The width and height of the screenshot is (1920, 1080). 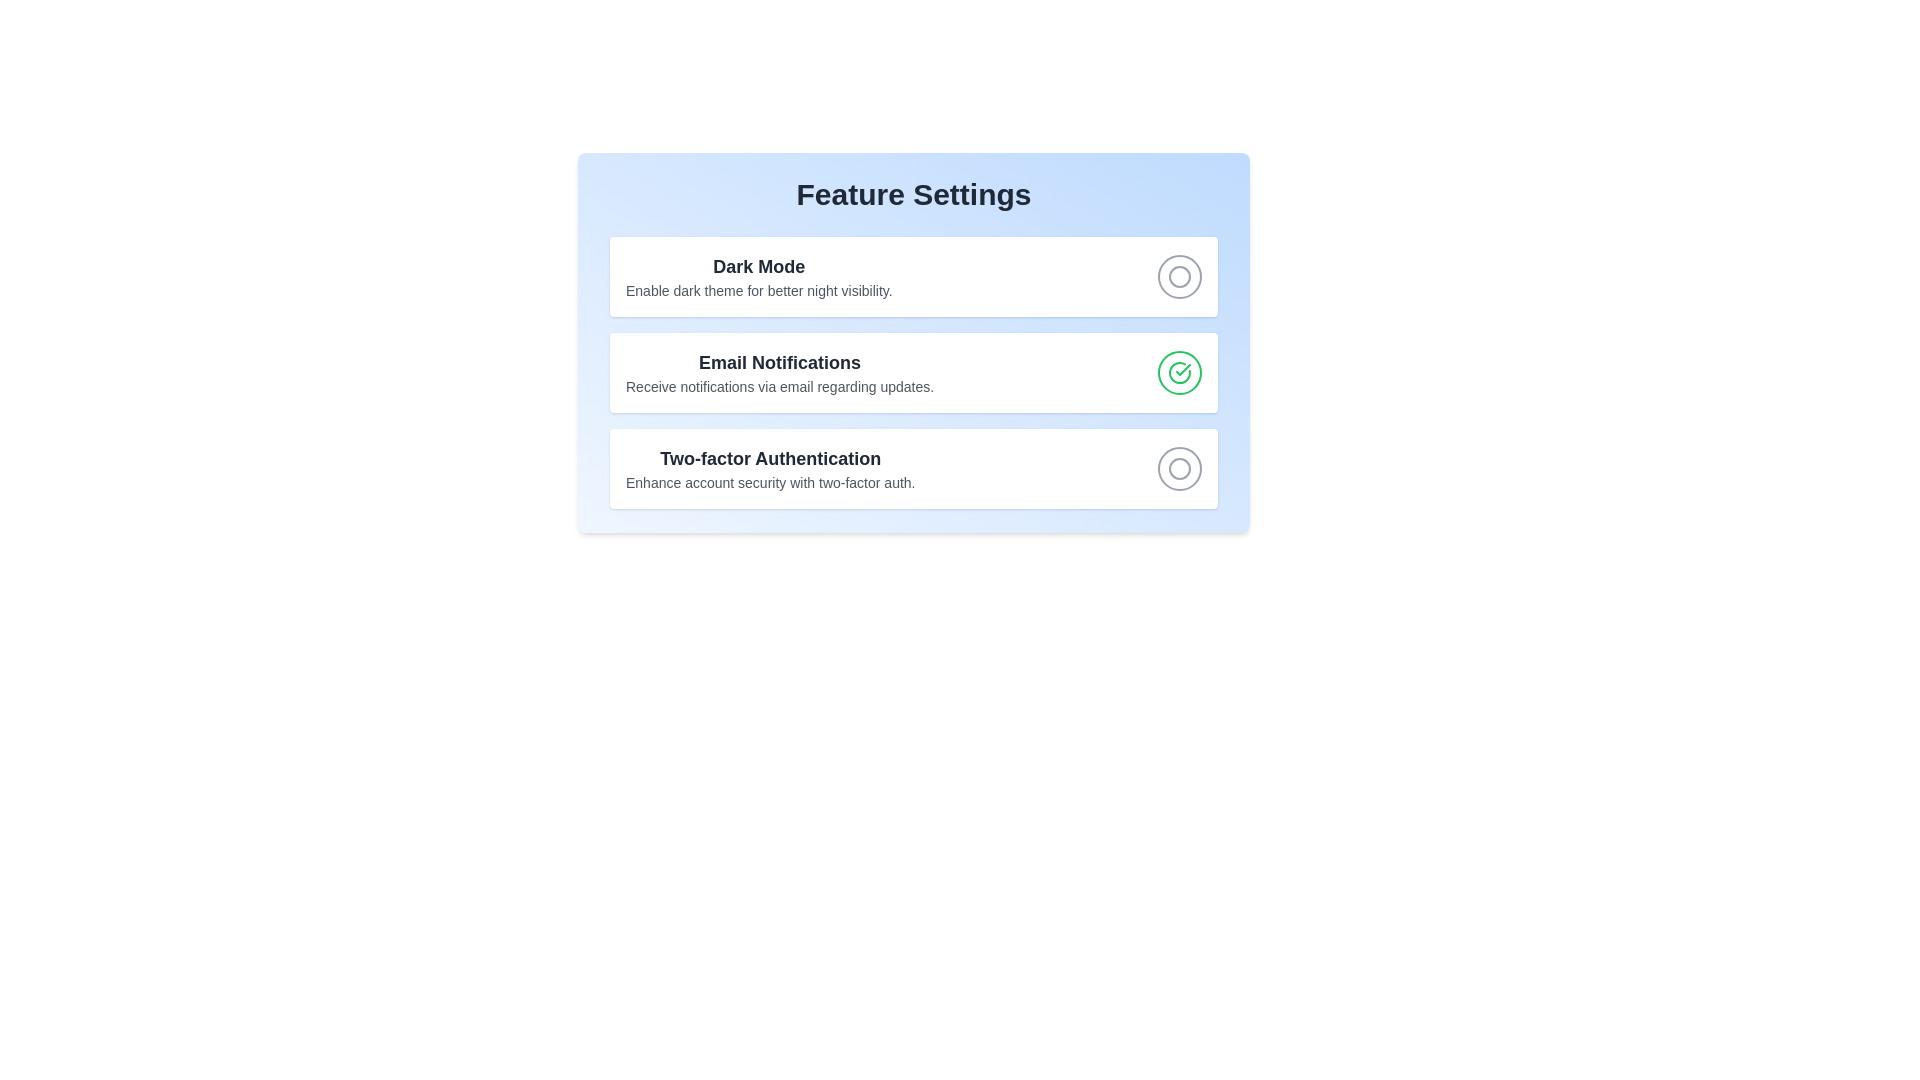 What do you see at coordinates (779, 386) in the screenshot?
I see `the static text that states 'Receive notifications via email regarding updates.' located under the 'Email Notifications' title` at bounding box center [779, 386].